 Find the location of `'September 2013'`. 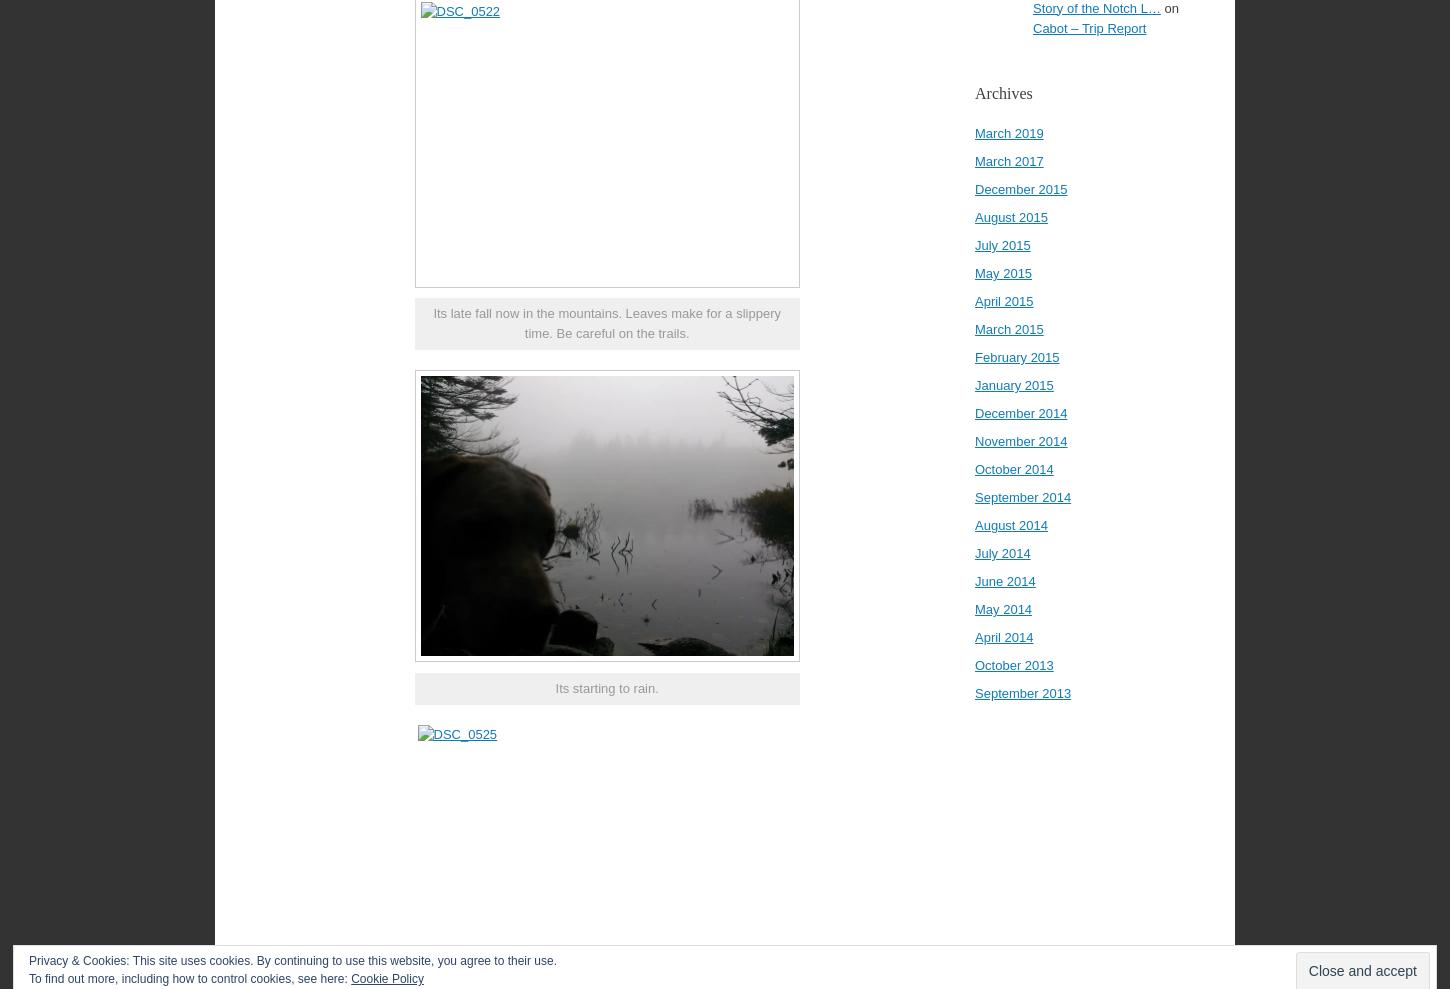

'September 2013' is located at coordinates (1022, 692).